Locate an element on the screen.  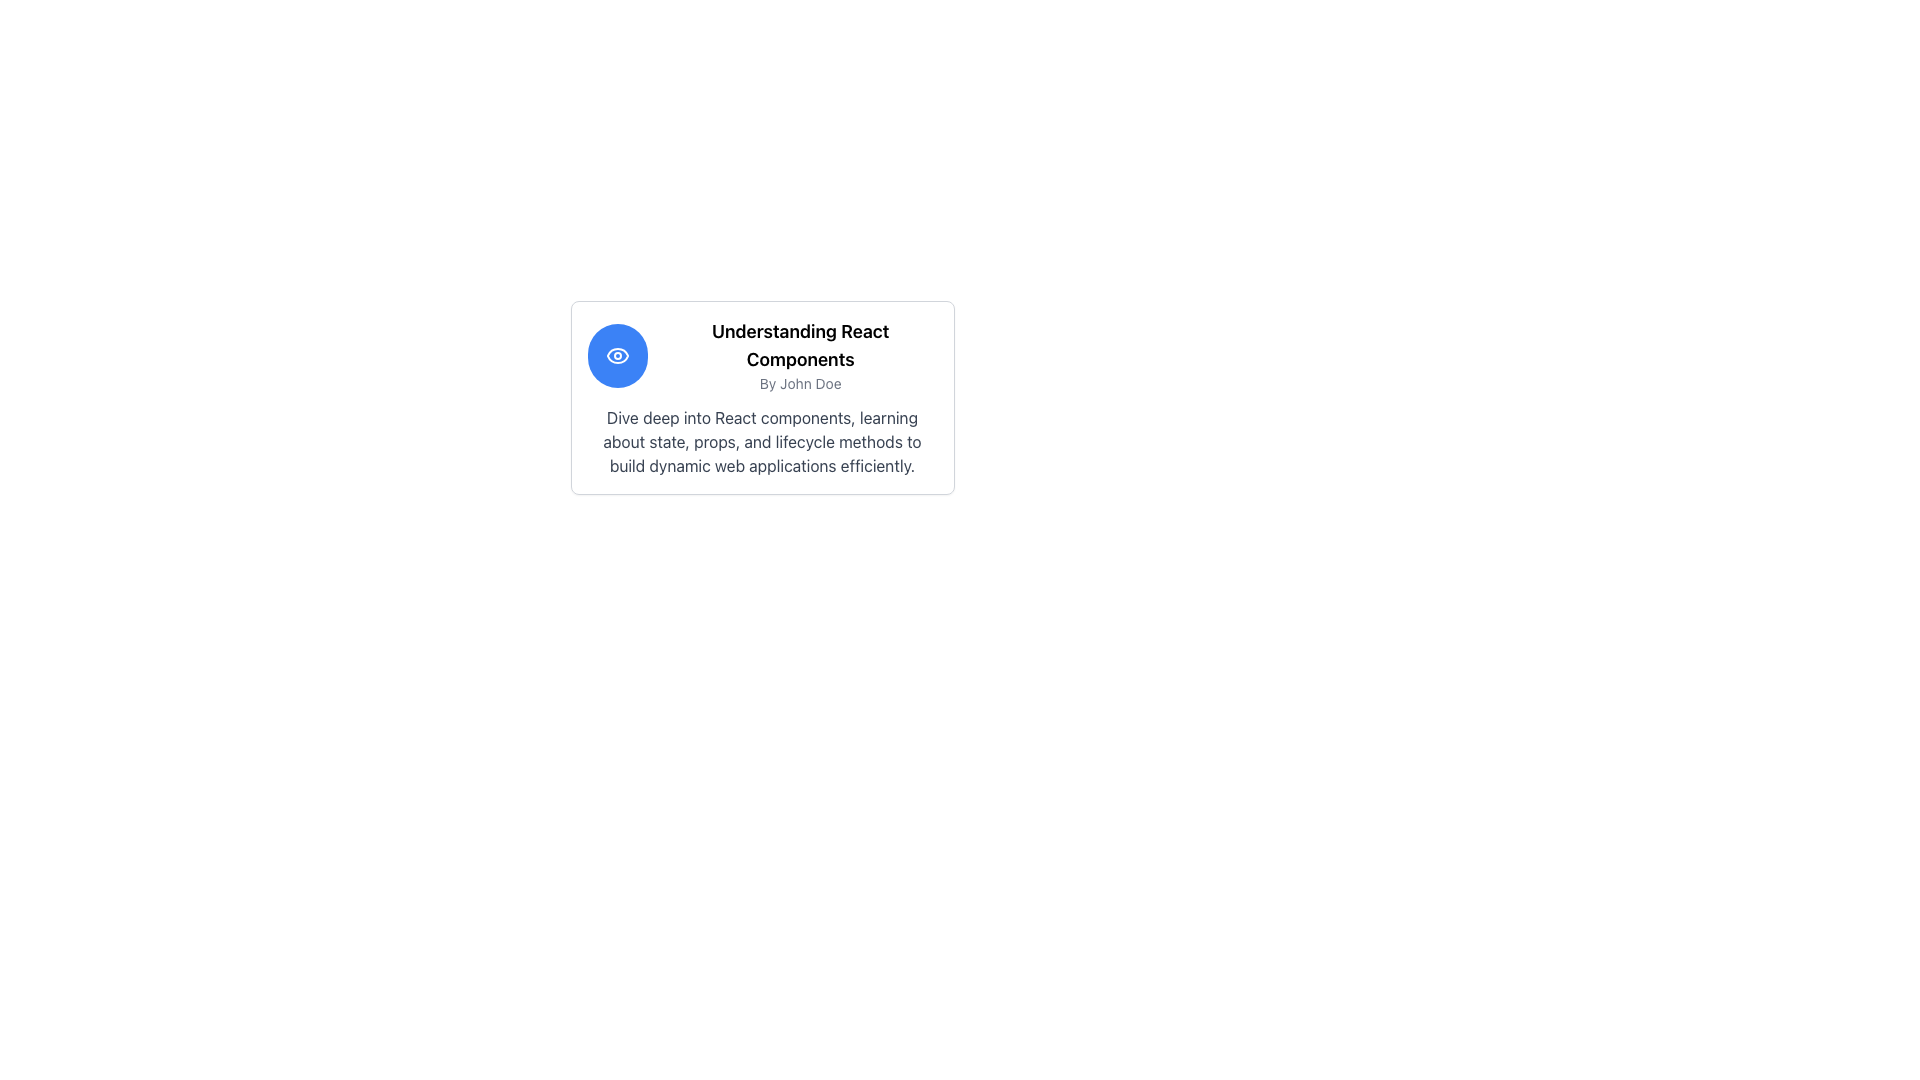
the eye icon element, which is styled as an SVG graphic, located within a blue circular button at the top-left corner of the card titled 'Understanding React Components.' is located at coordinates (616, 354).